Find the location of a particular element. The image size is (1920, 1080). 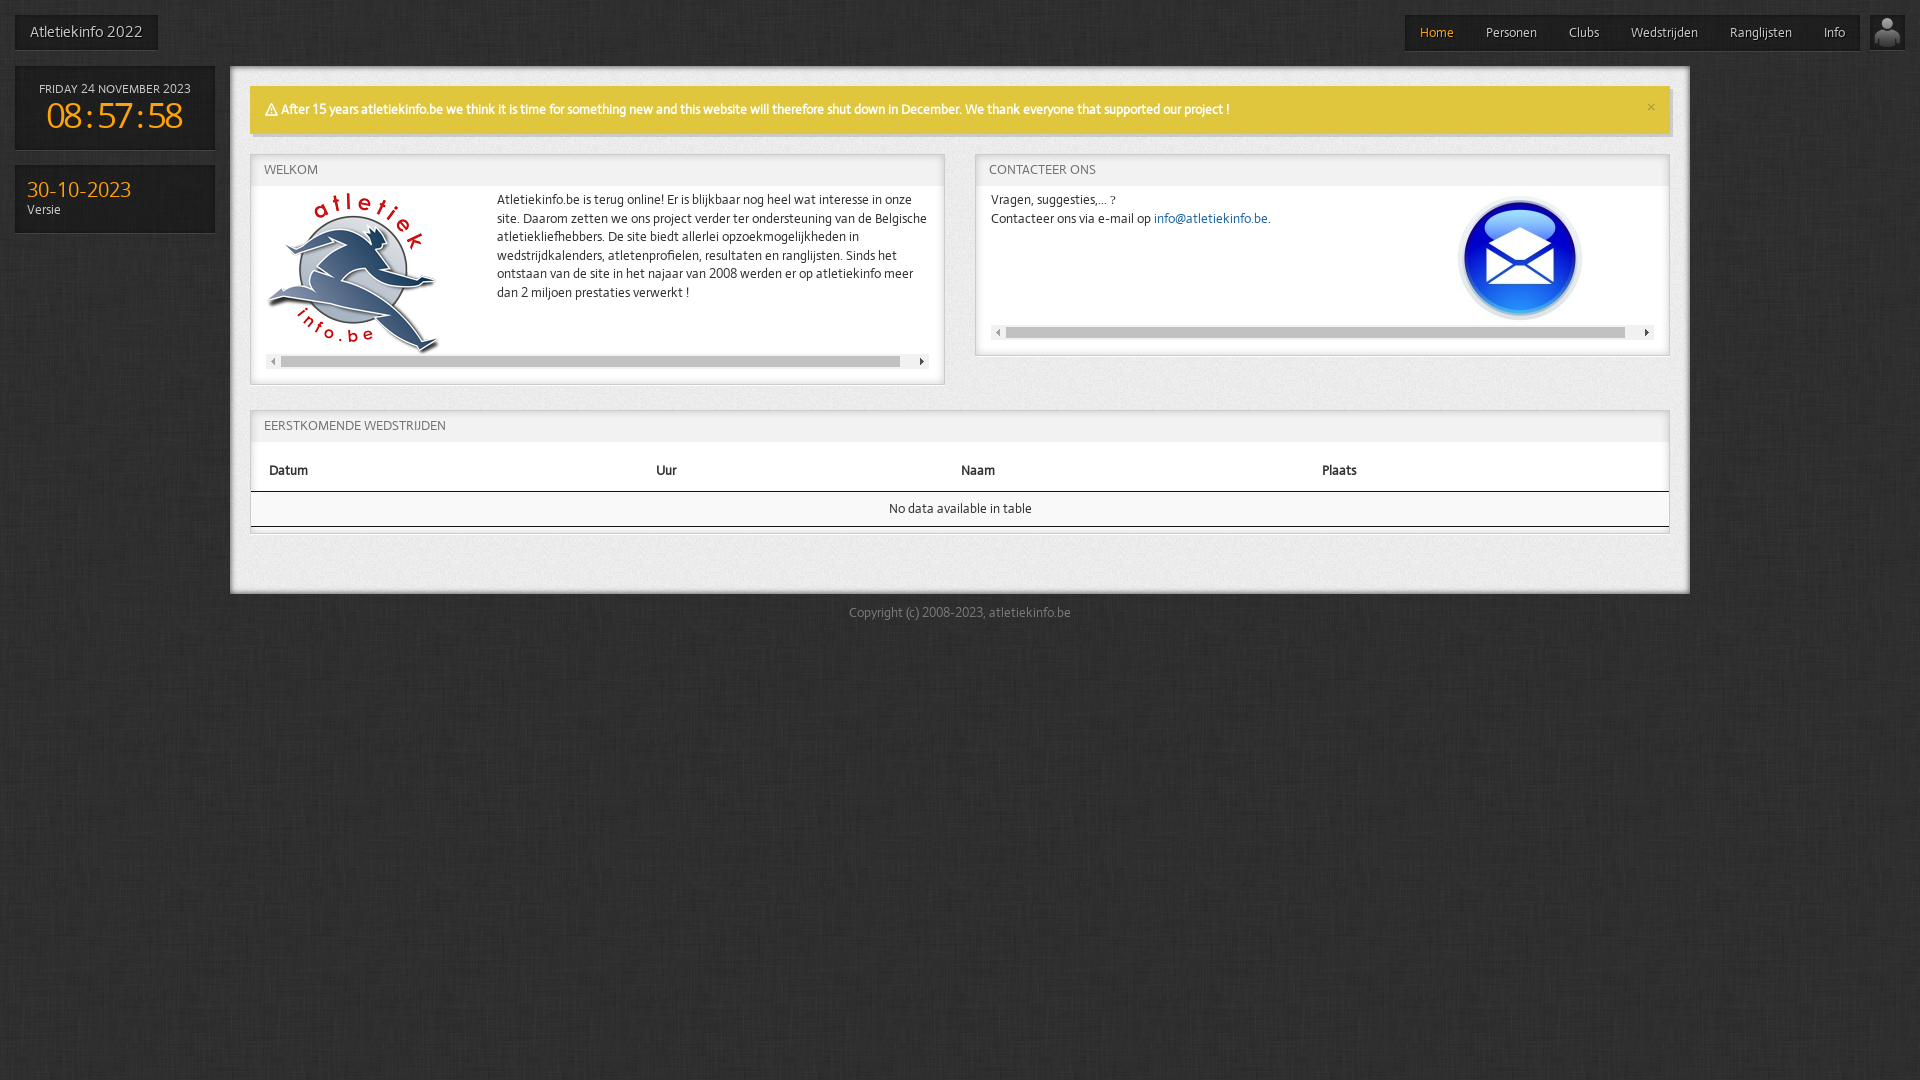

'Ranglijsten' is located at coordinates (1761, 33).